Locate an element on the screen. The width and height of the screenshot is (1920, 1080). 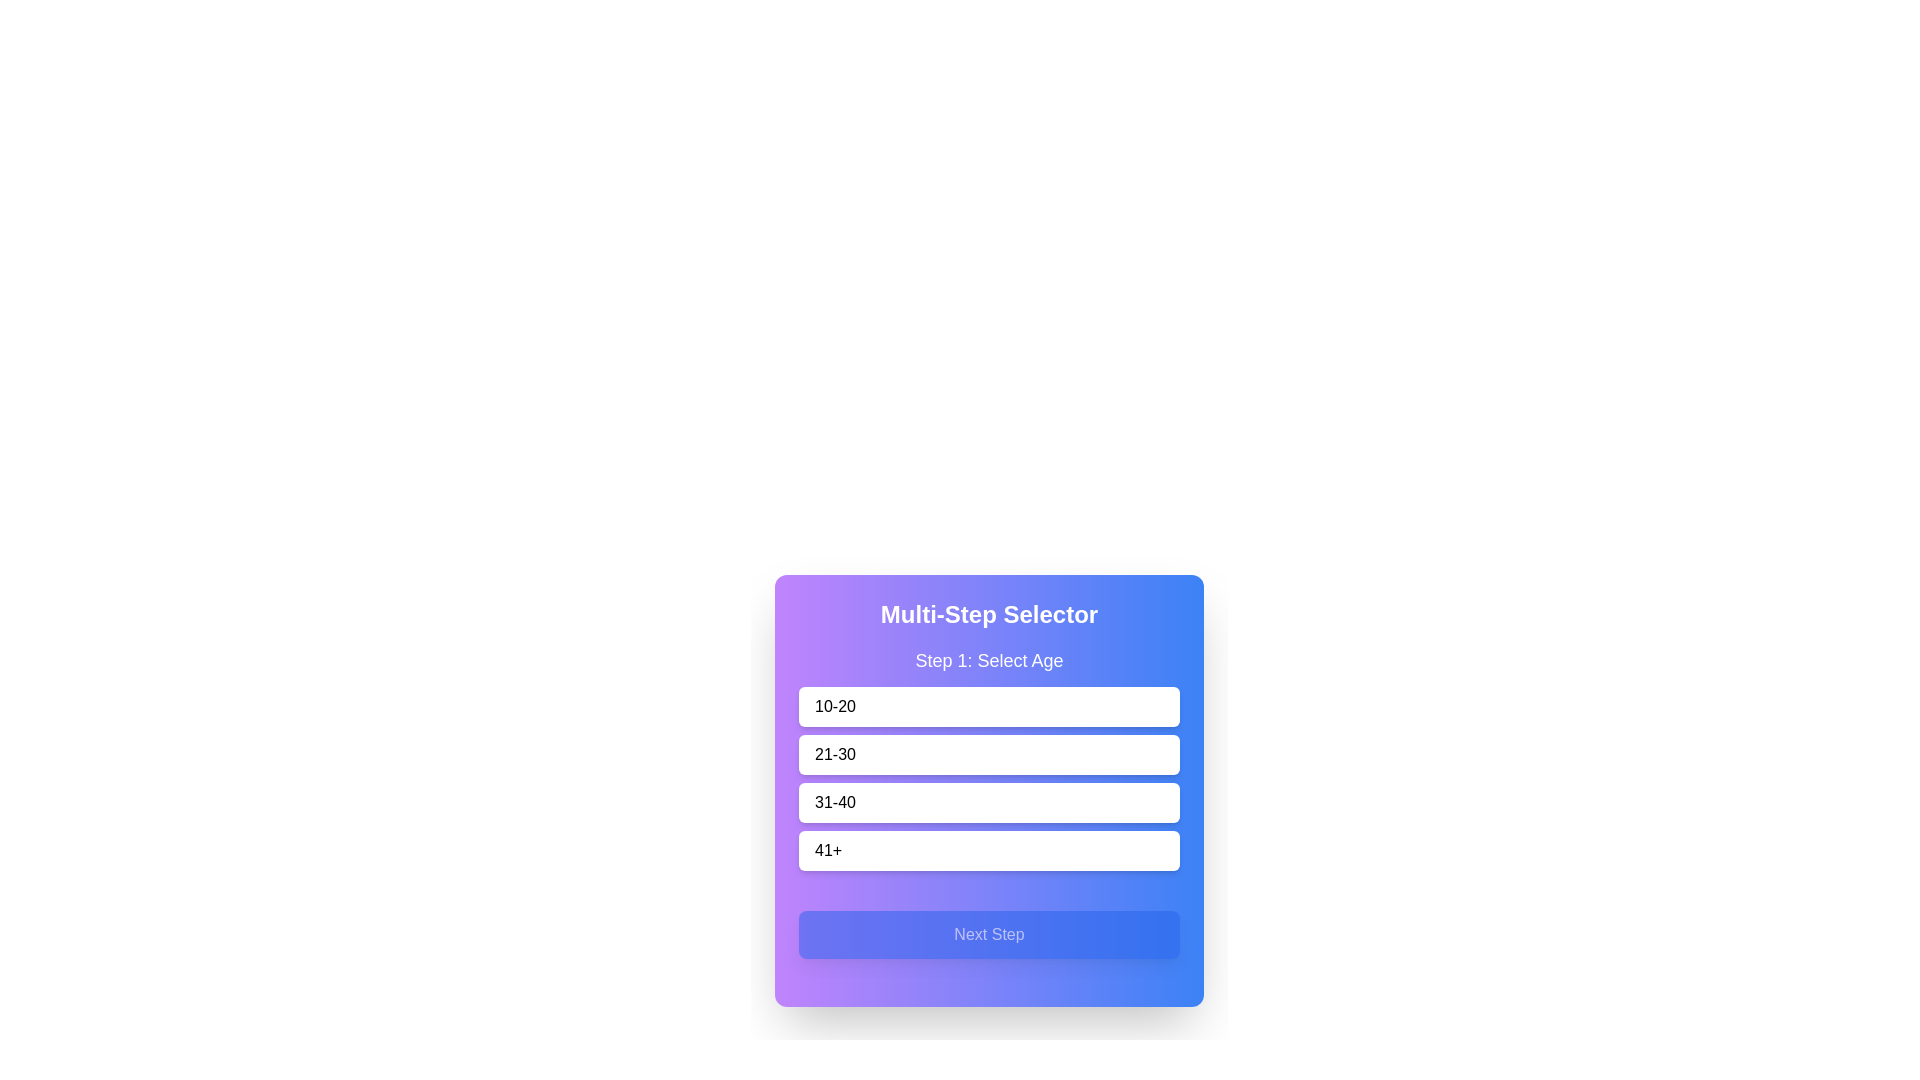
the '31-40' age range selection button, which is the third button in a vertical group under the heading 'Step 1: Select Age' is located at coordinates (989, 778).